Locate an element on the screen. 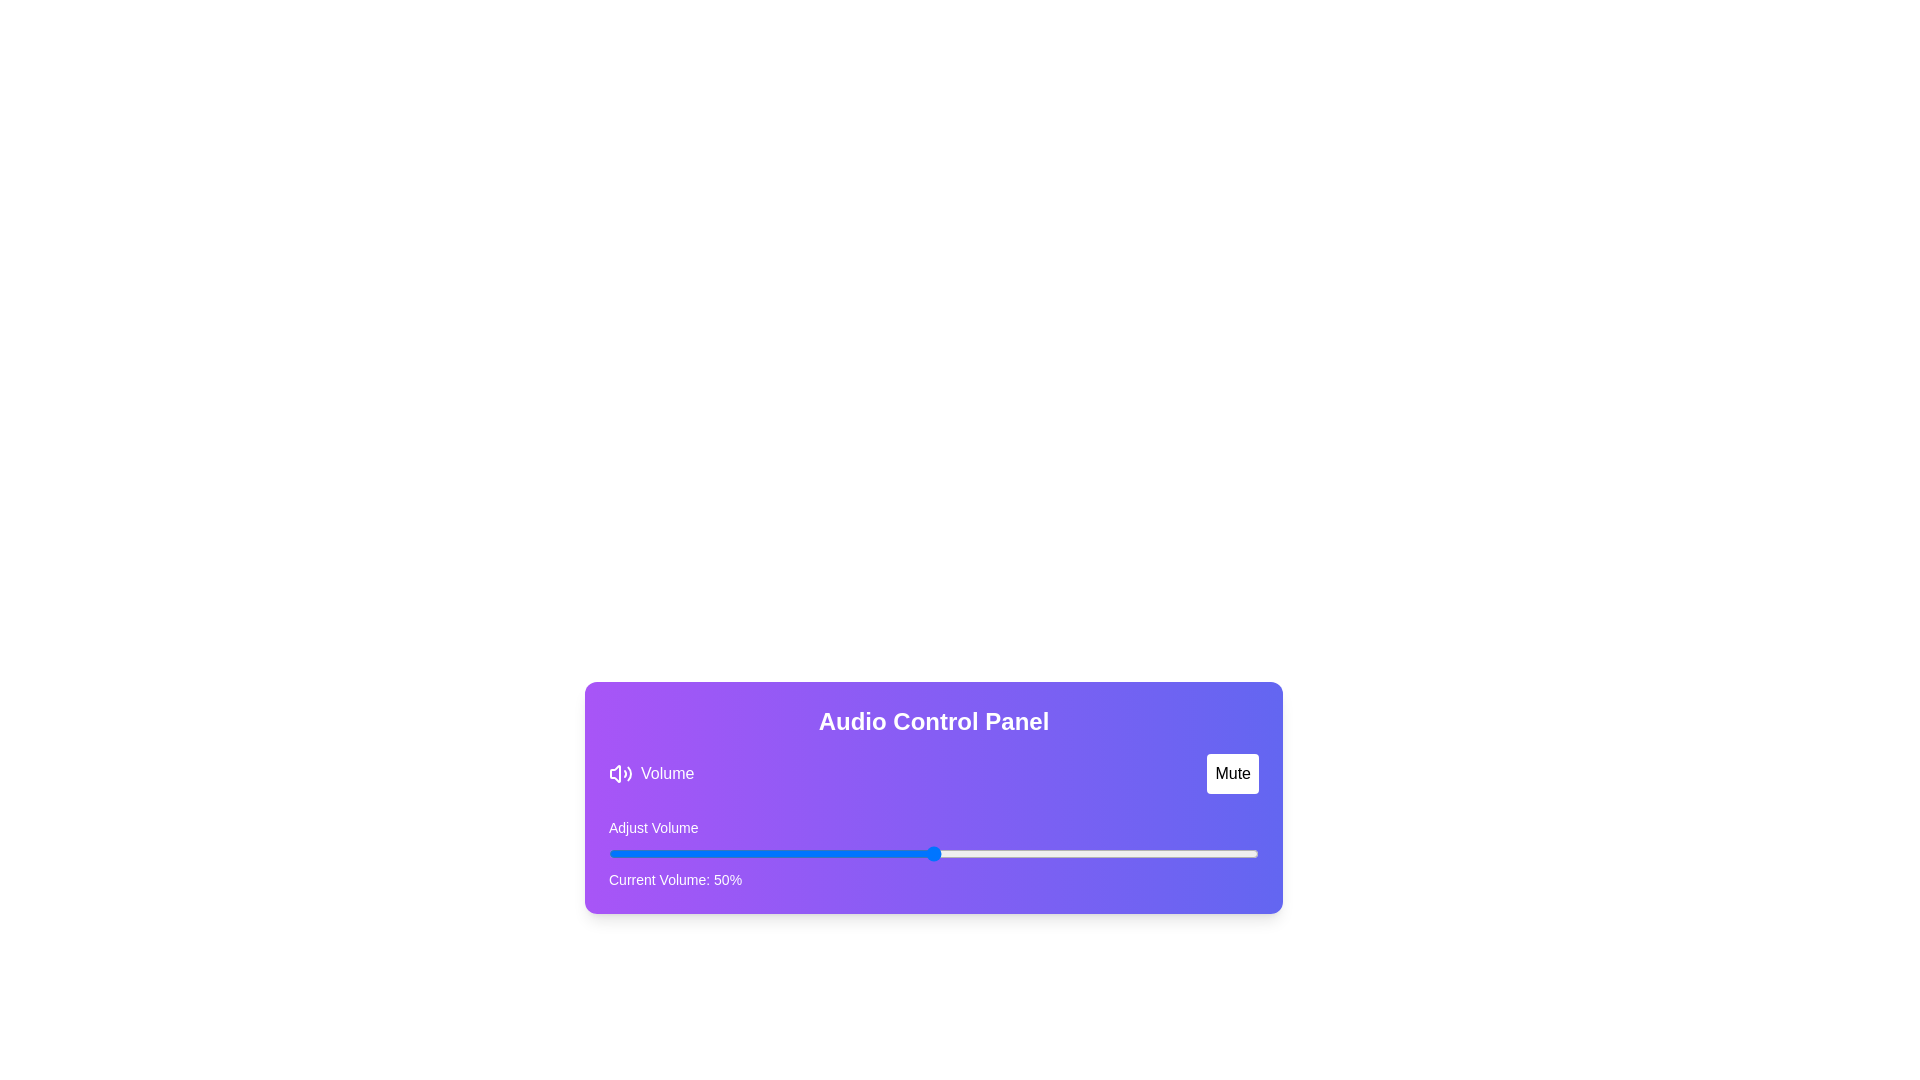 This screenshot has height=1080, width=1920. the volume slider is located at coordinates (933, 853).